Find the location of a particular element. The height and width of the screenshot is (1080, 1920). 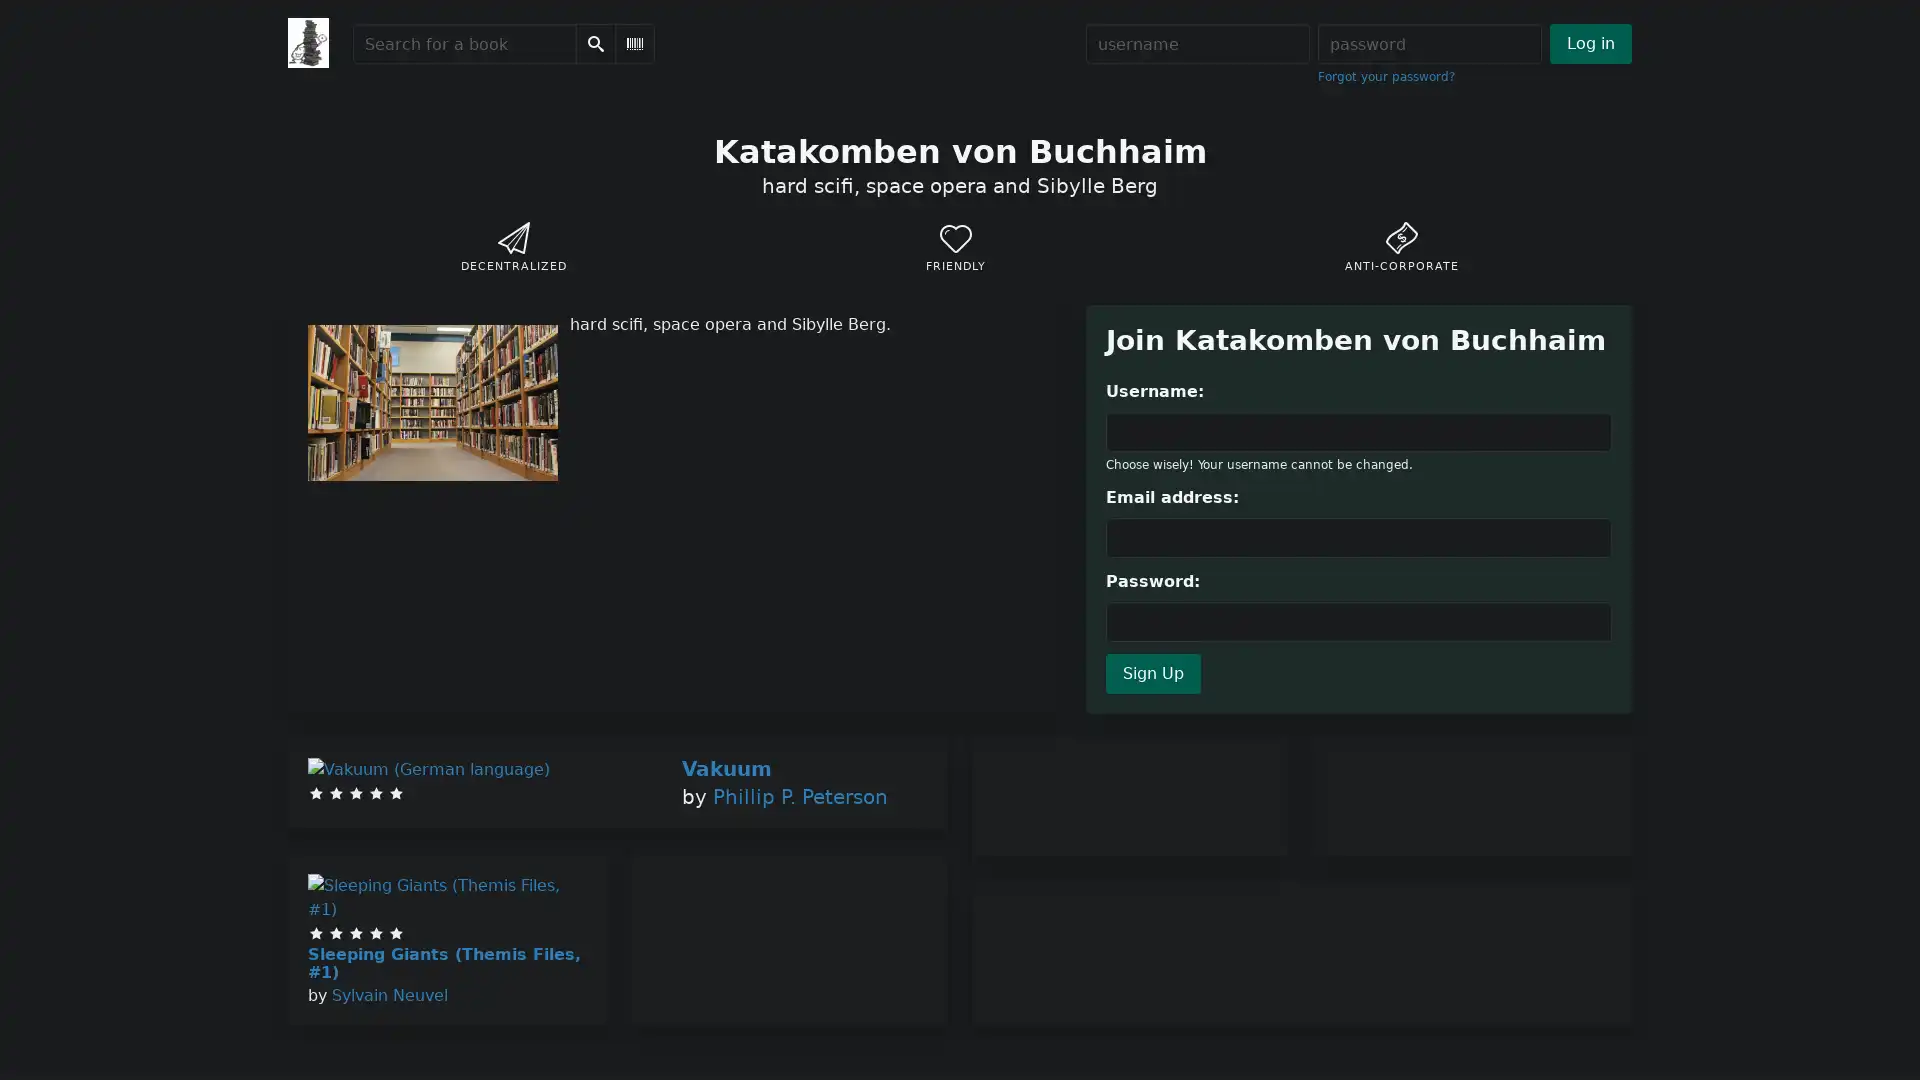

Sign Up is located at coordinates (1152, 674).